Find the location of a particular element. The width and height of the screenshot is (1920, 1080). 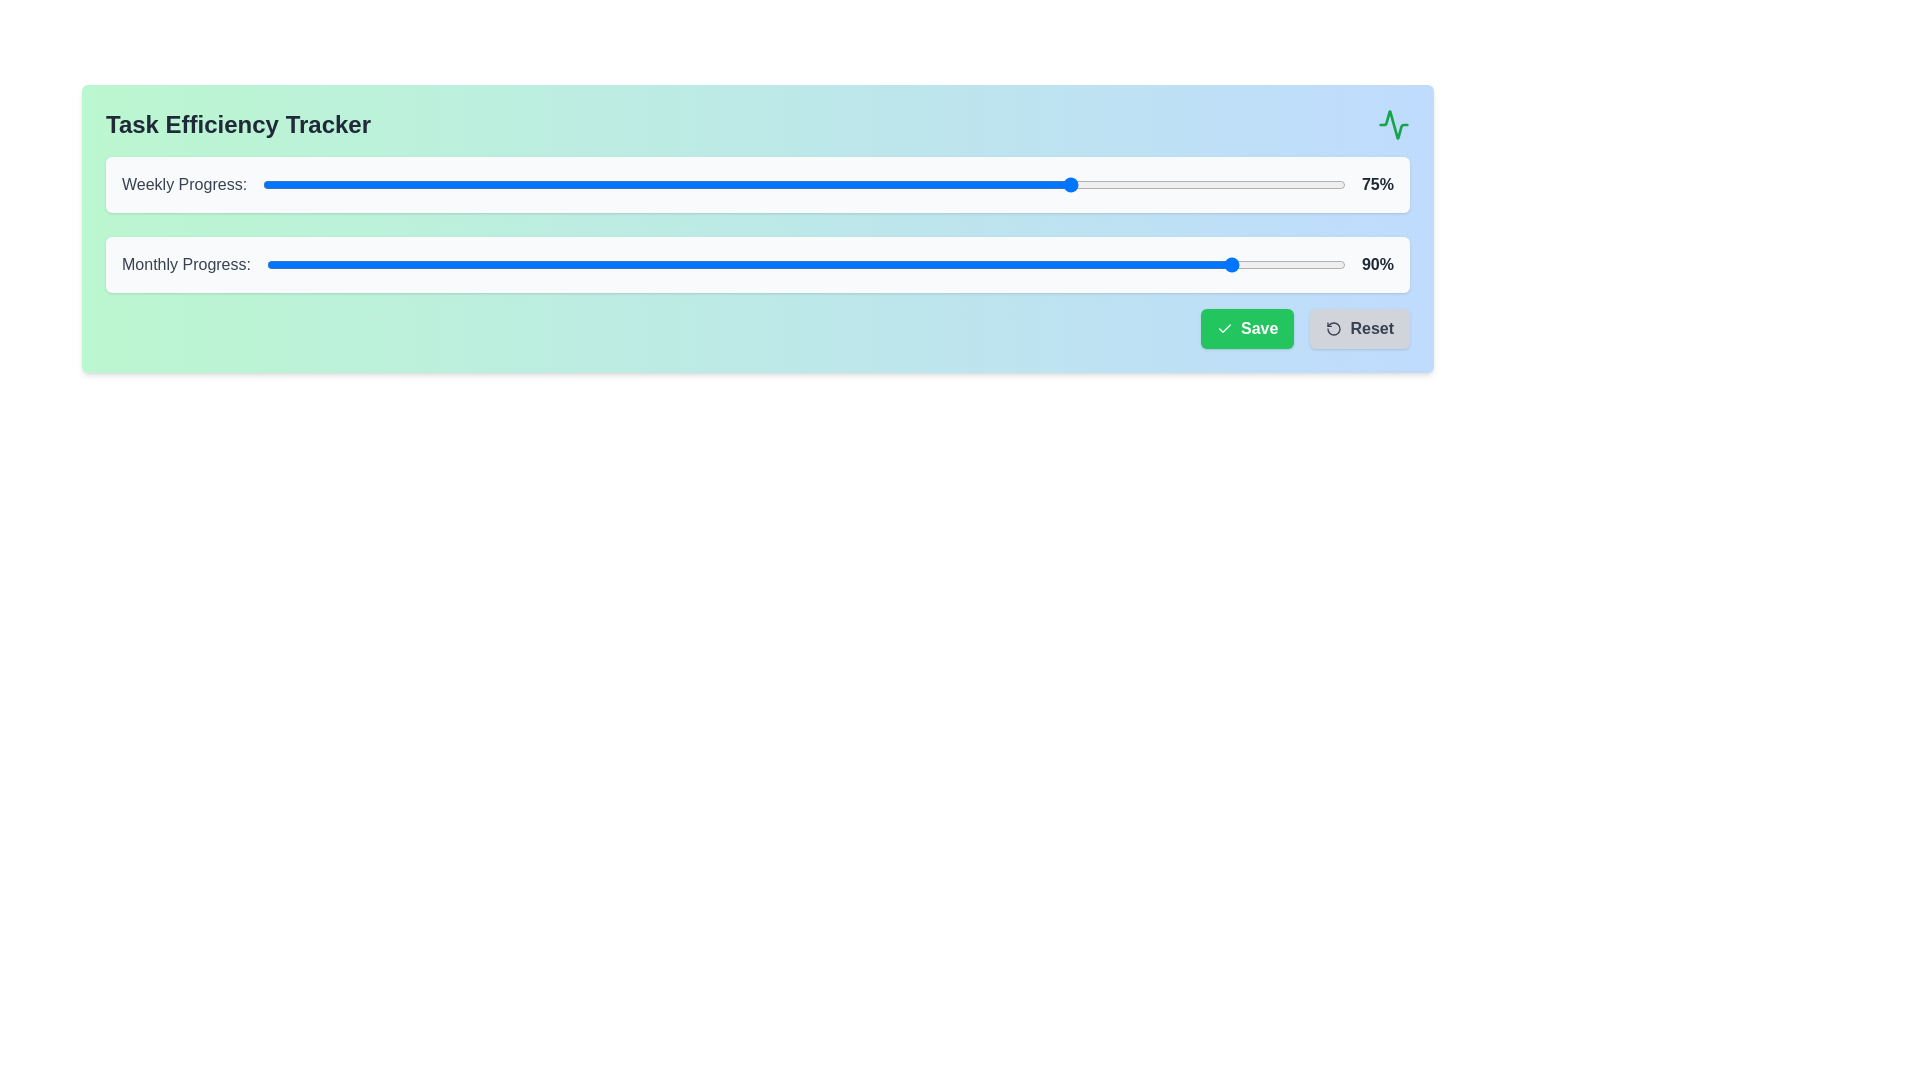

the Weekly Progress slider to 77% is located at coordinates (1095, 185).